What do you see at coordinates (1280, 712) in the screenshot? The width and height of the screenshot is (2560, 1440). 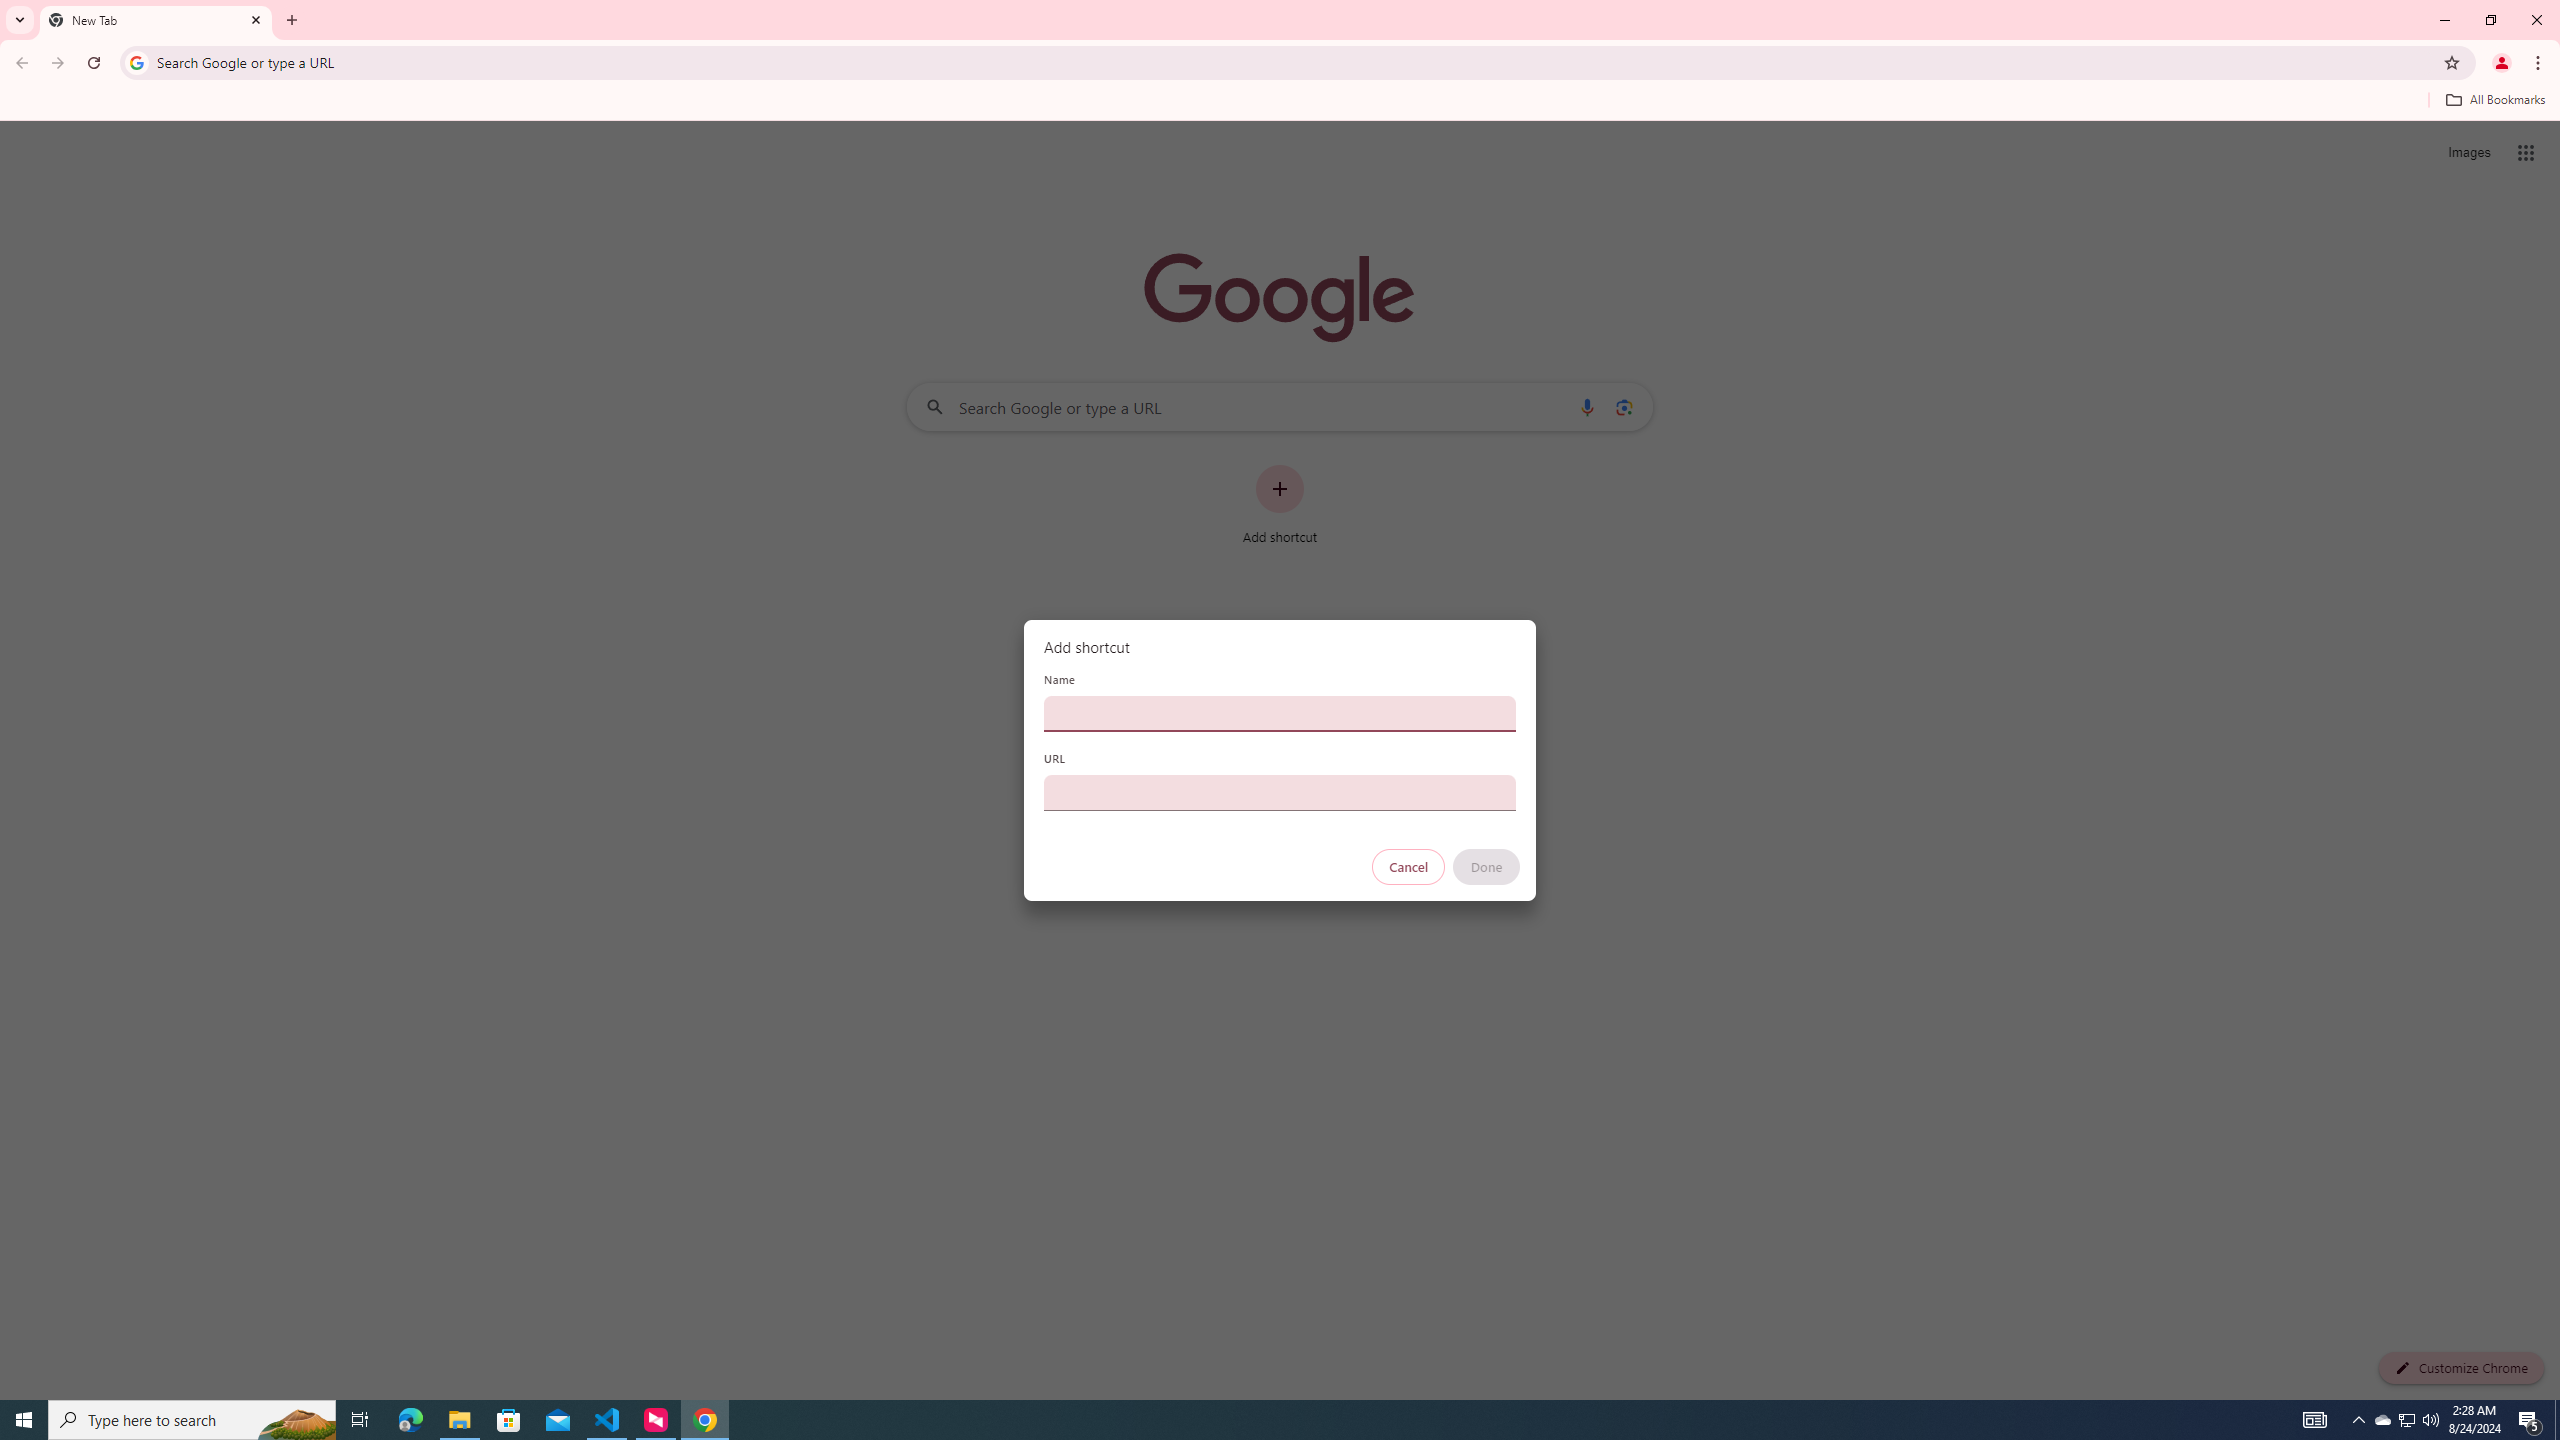 I see `'Name'` at bounding box center [1280, 712].